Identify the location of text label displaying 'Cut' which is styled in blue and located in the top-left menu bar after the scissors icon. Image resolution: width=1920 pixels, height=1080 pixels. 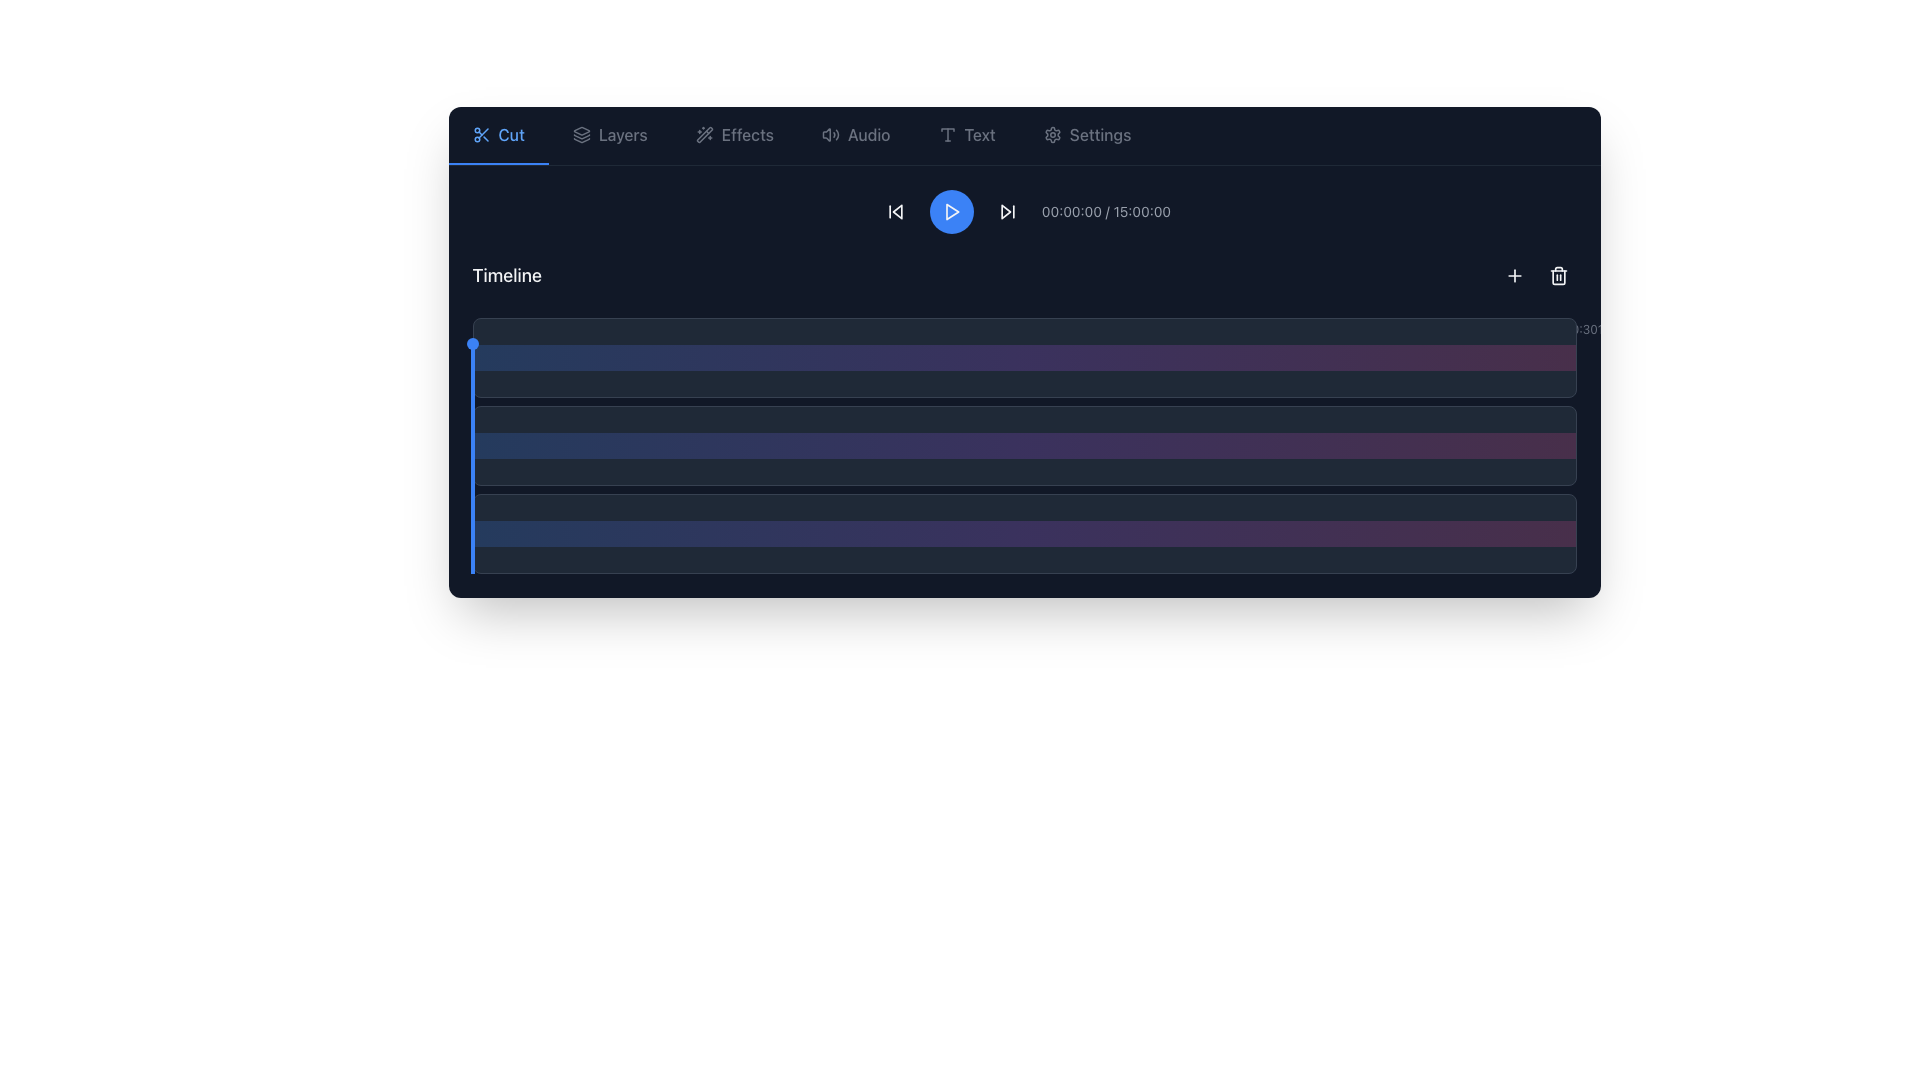
(511, 135).